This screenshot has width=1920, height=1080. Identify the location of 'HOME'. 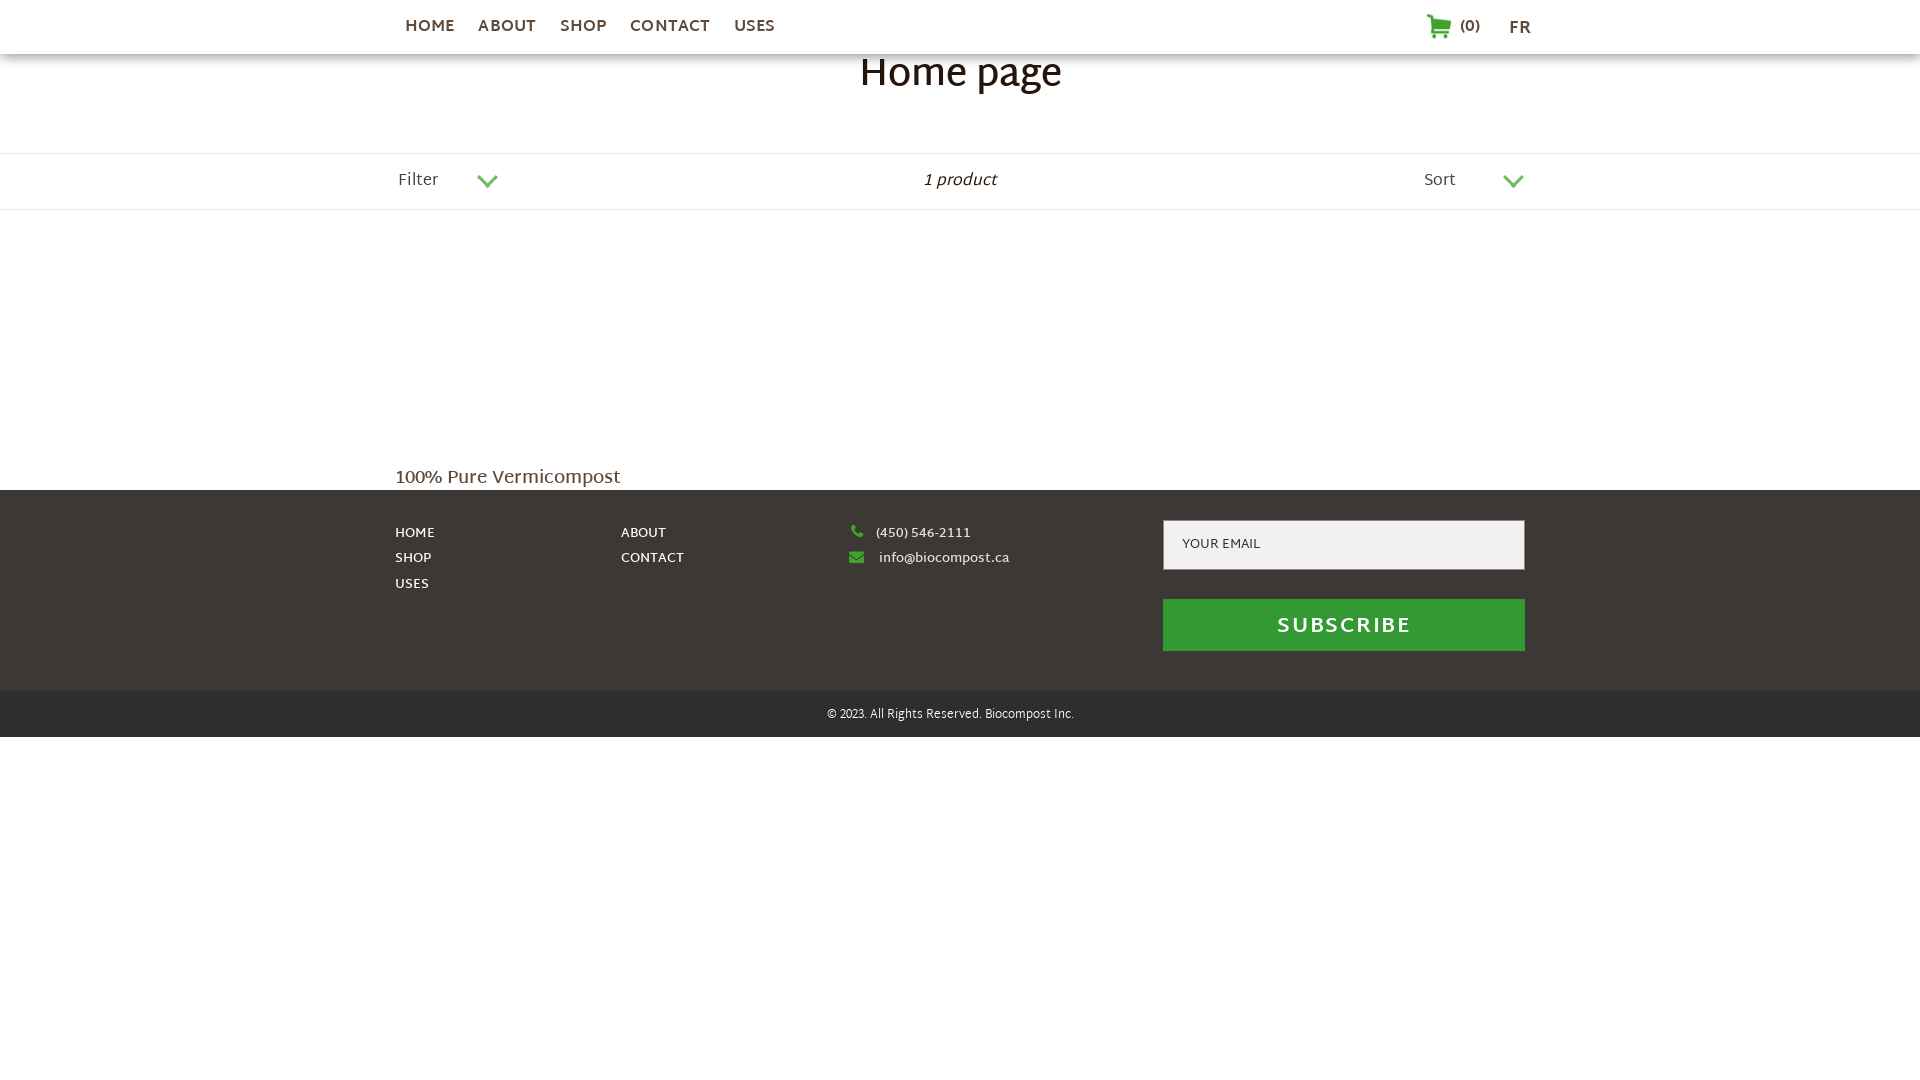
(428, 27).